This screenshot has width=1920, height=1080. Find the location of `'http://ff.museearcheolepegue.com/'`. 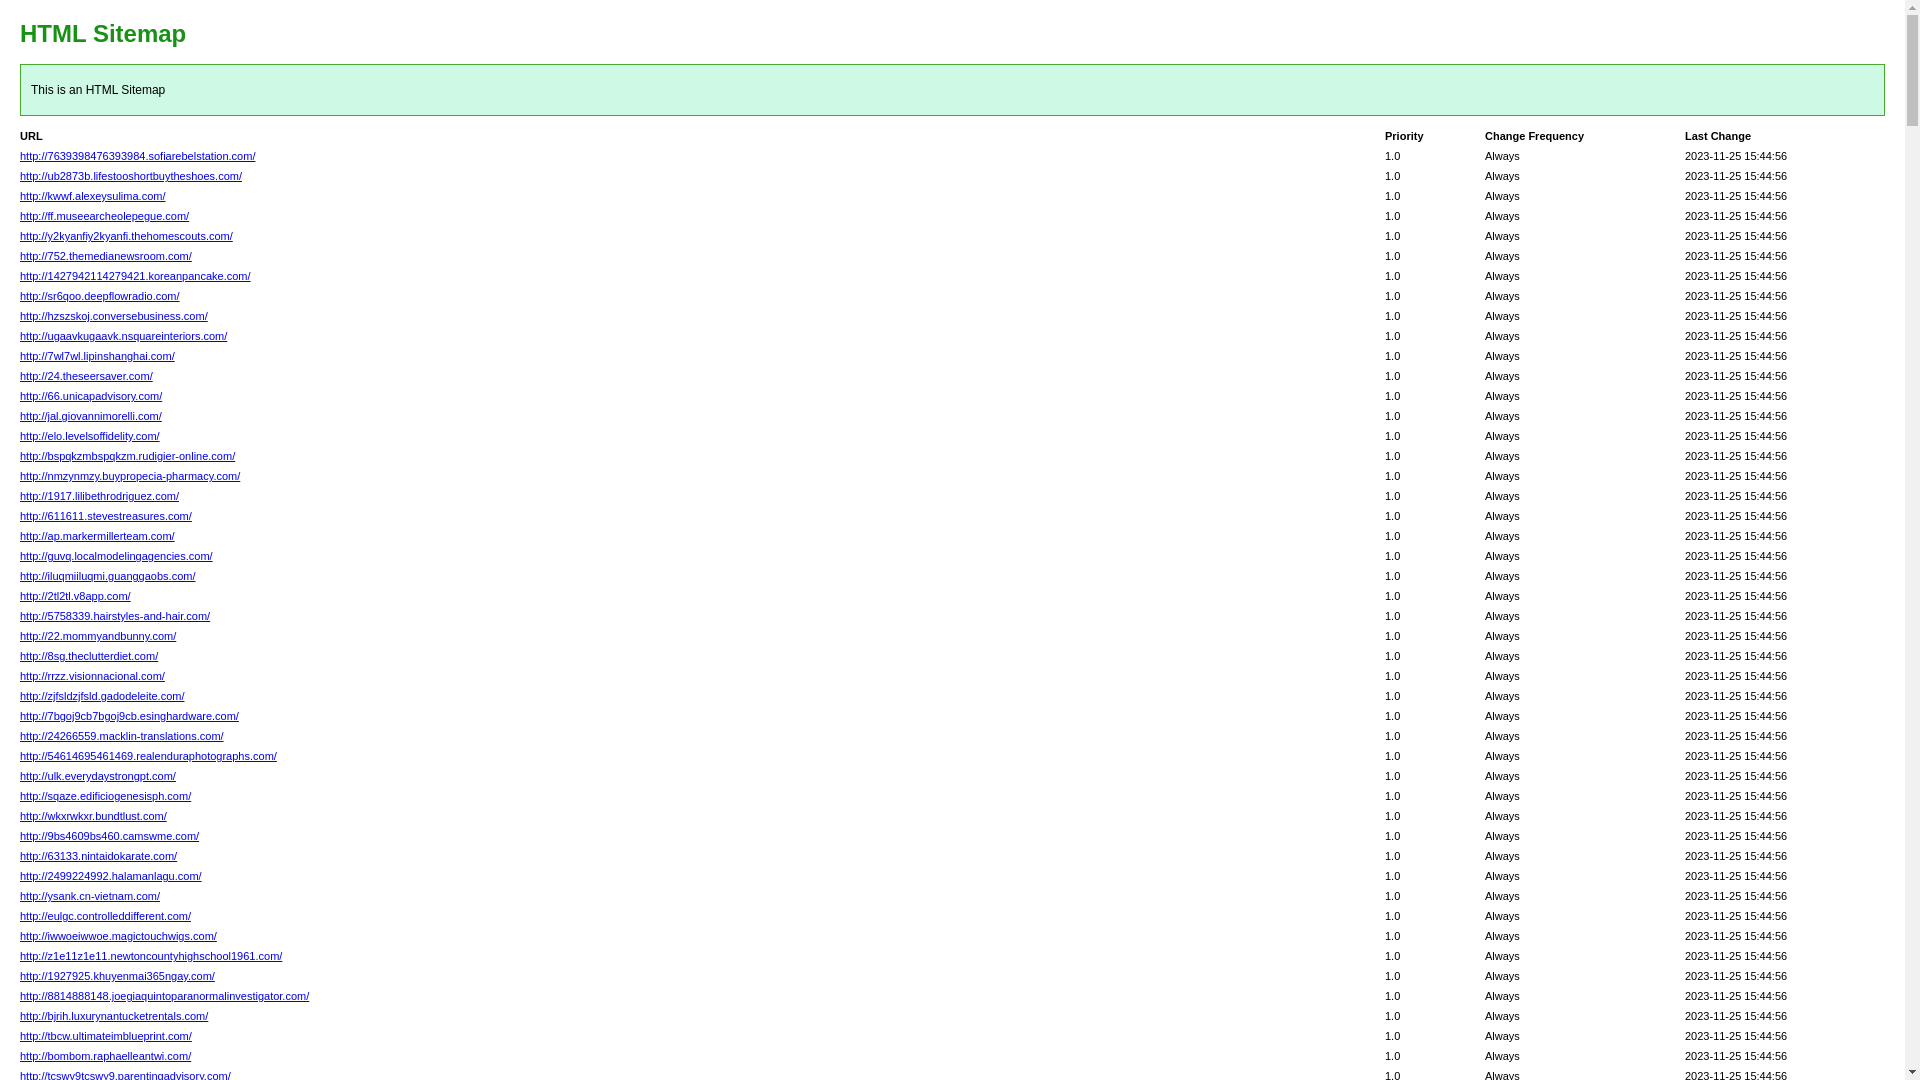

'http://ff.museearcheolepegue.com/' is located at coordinates (19, 216).